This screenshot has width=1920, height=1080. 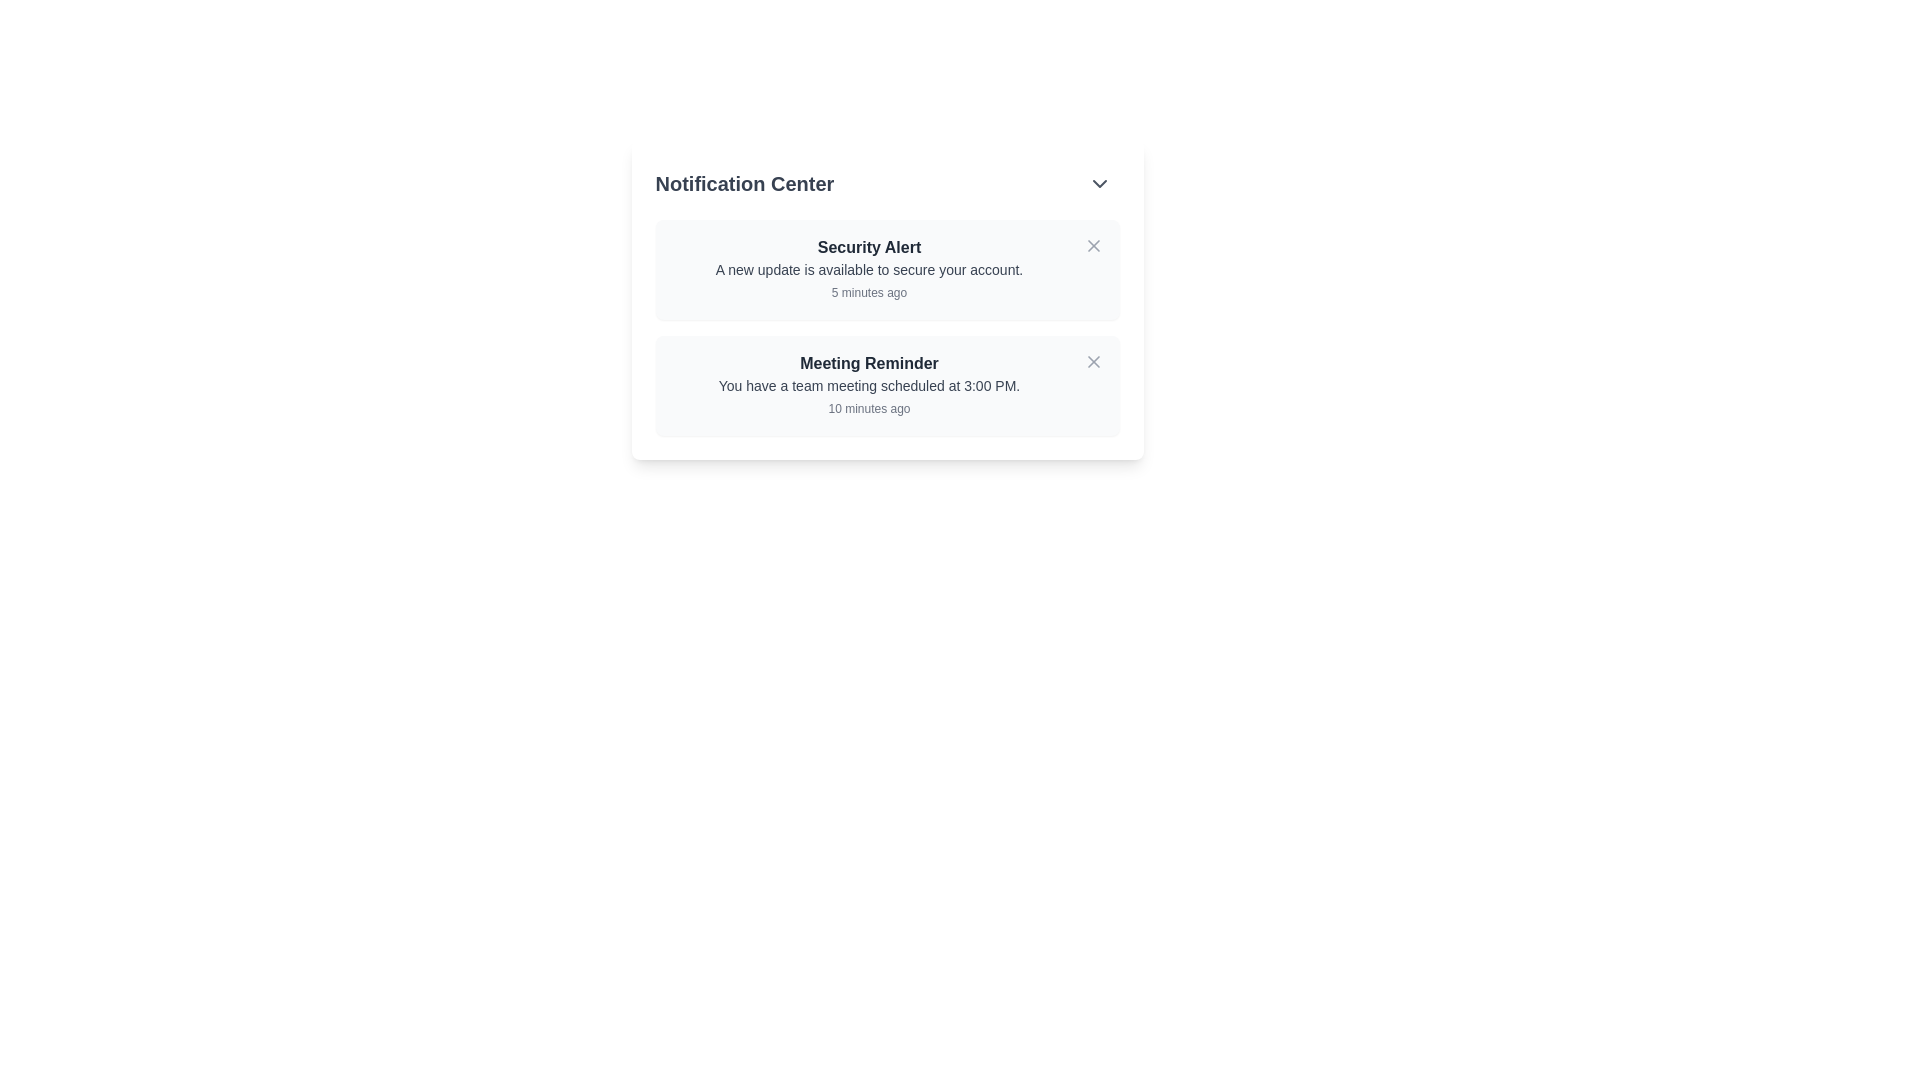 I want to click on the 'Security Alert' notification item located near the center top of the notification panel, below the 'Notification Center' header to interact with it, so click(x=886, y=300).